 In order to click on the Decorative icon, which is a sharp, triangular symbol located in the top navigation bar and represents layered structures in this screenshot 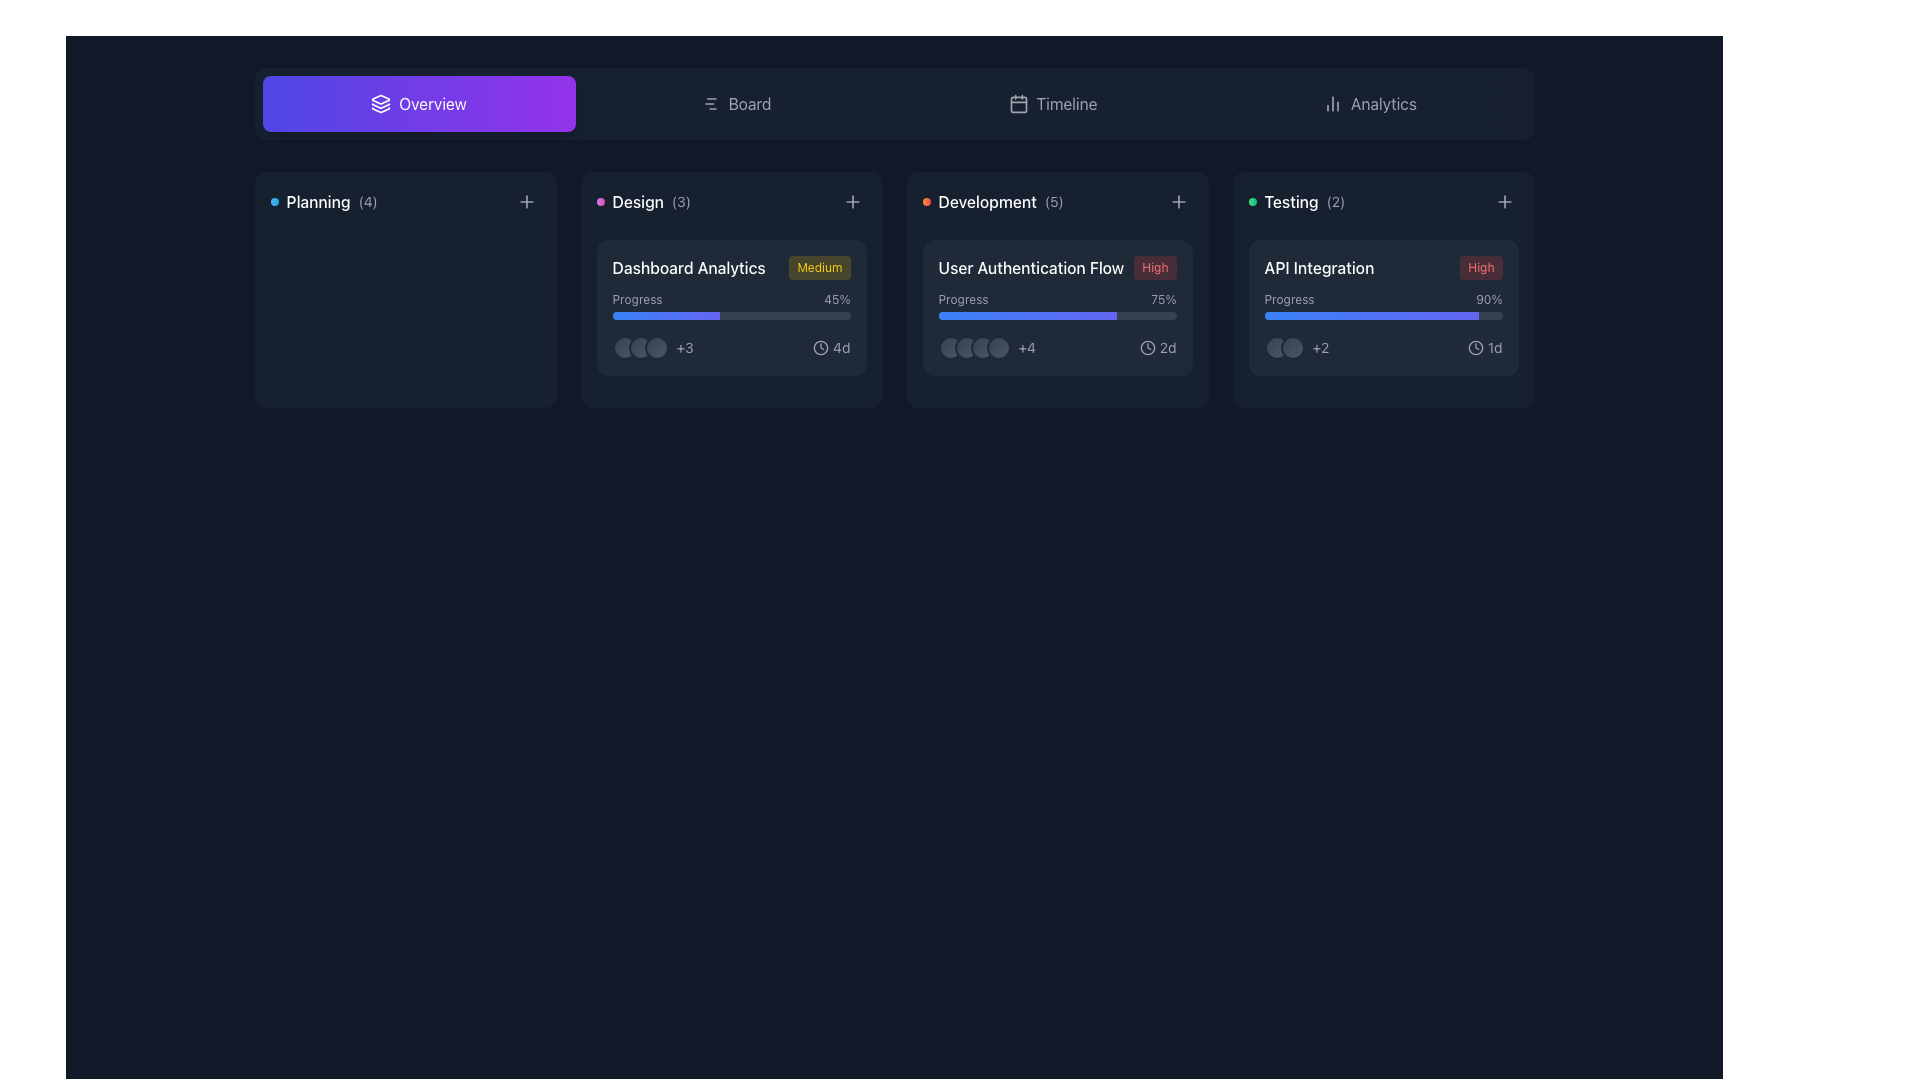, I will do `click(381, 99)`.